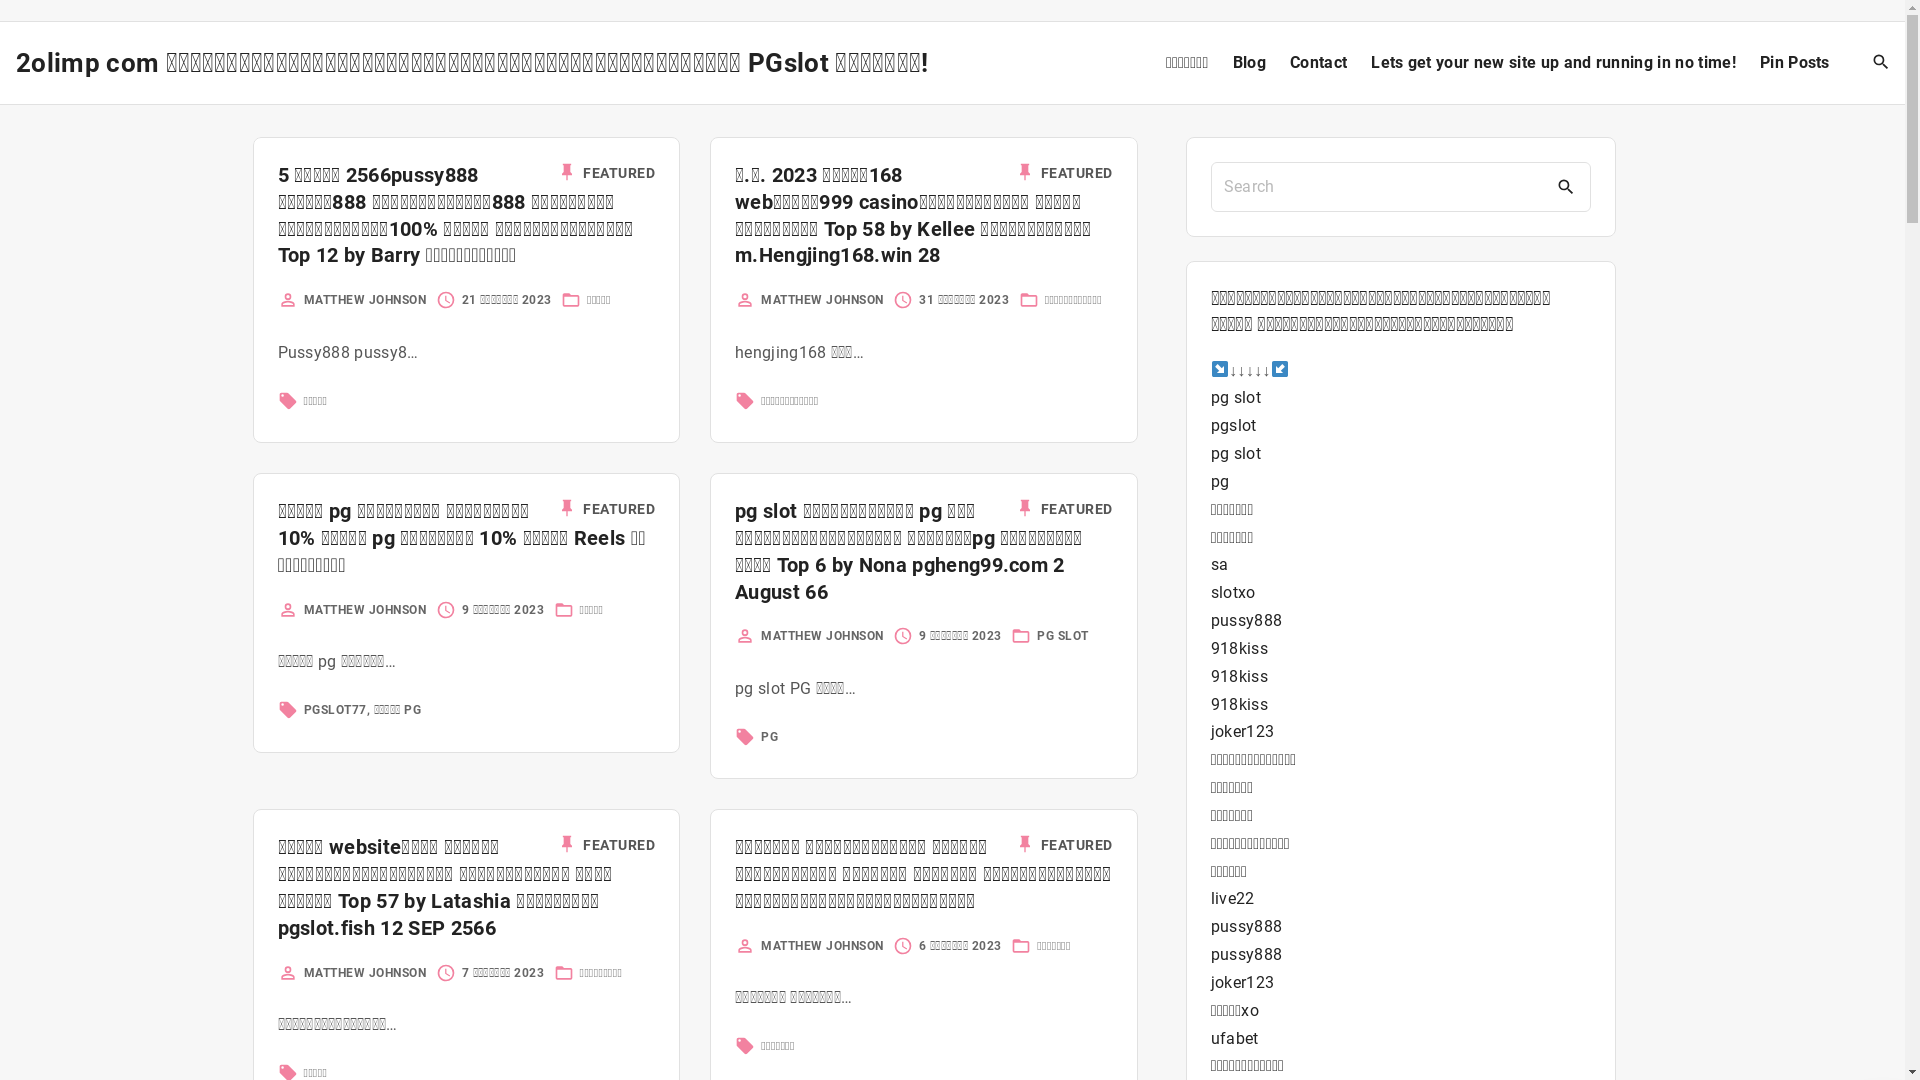 The width and height of the screenshot is (1920, 1080). What do you see at coordinates (760, 945) in the screenshot?
I see `'MATTHEW JOHNSON'` at bounding box center [760, 945].